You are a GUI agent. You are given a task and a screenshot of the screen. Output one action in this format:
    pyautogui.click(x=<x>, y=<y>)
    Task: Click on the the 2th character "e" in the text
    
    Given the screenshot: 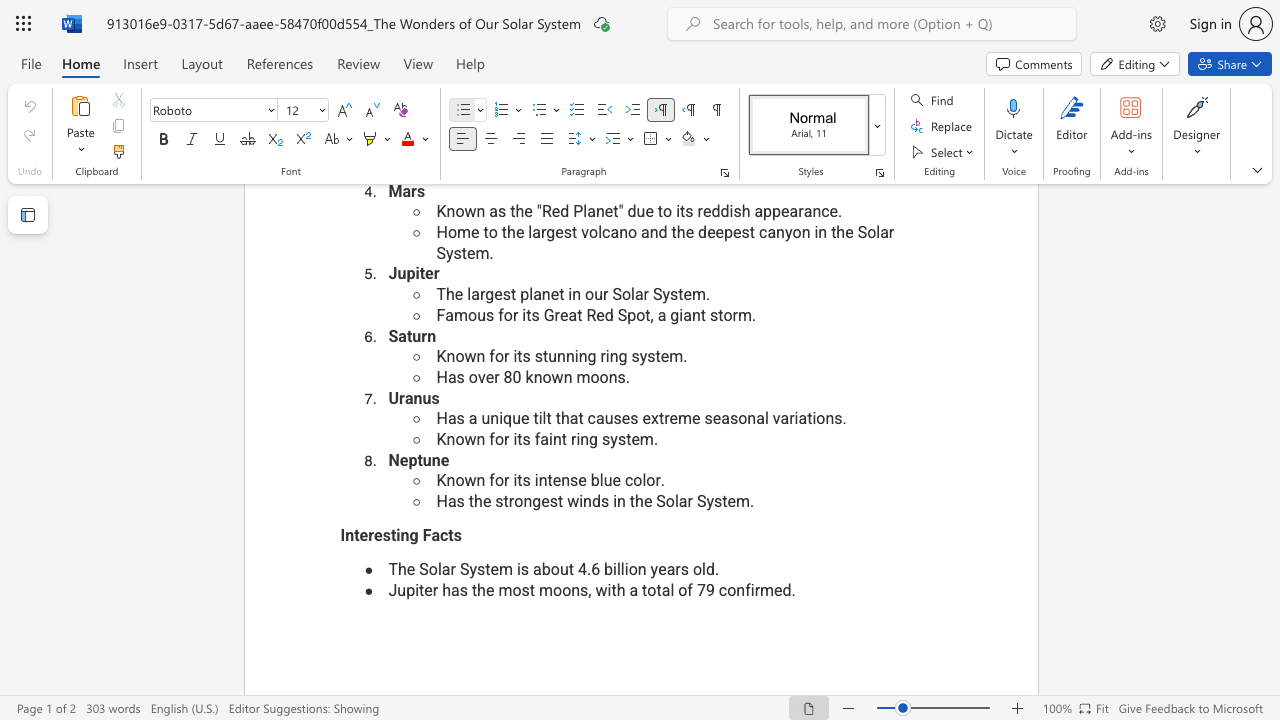 What is the action you would take?
    pyautogui.click(x=494, y=569)
    